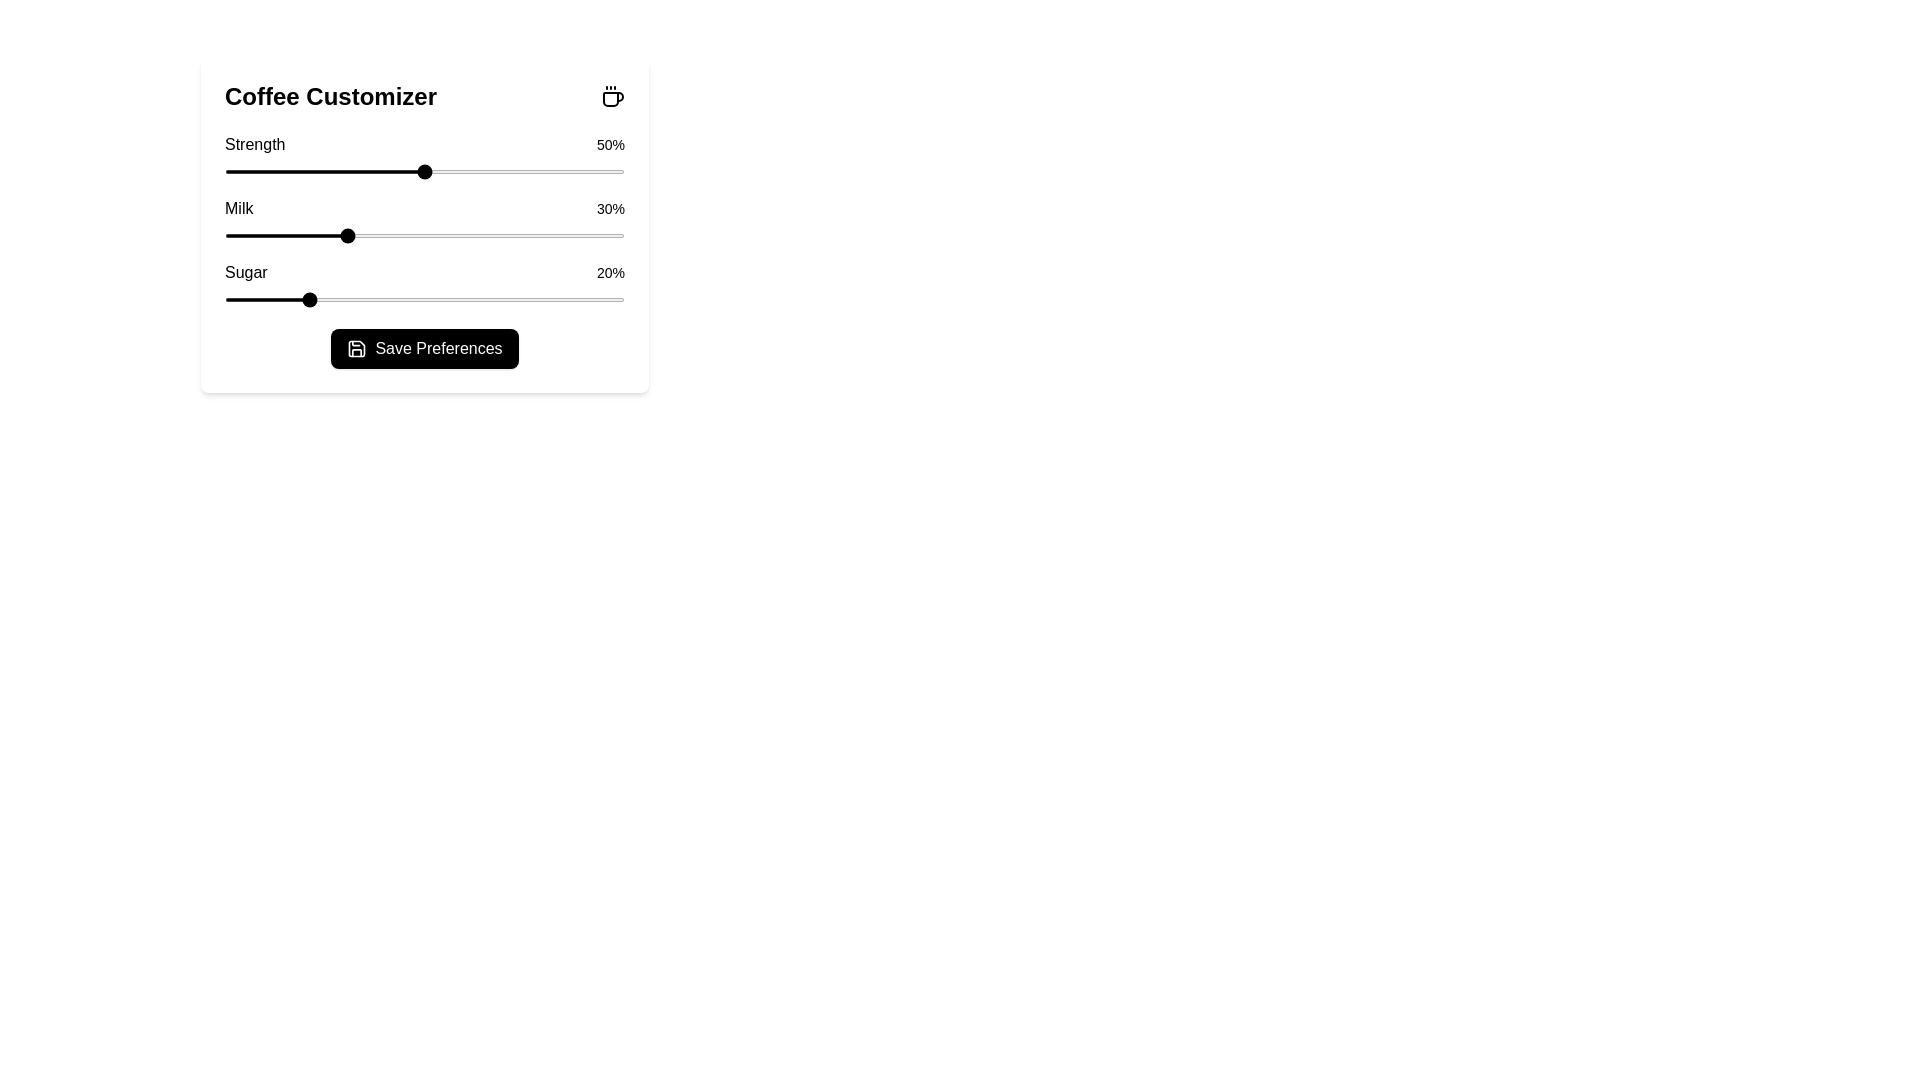  Describe the element at coordinates (364, 171) in the screenshot. I see `the strength slider` at that location.